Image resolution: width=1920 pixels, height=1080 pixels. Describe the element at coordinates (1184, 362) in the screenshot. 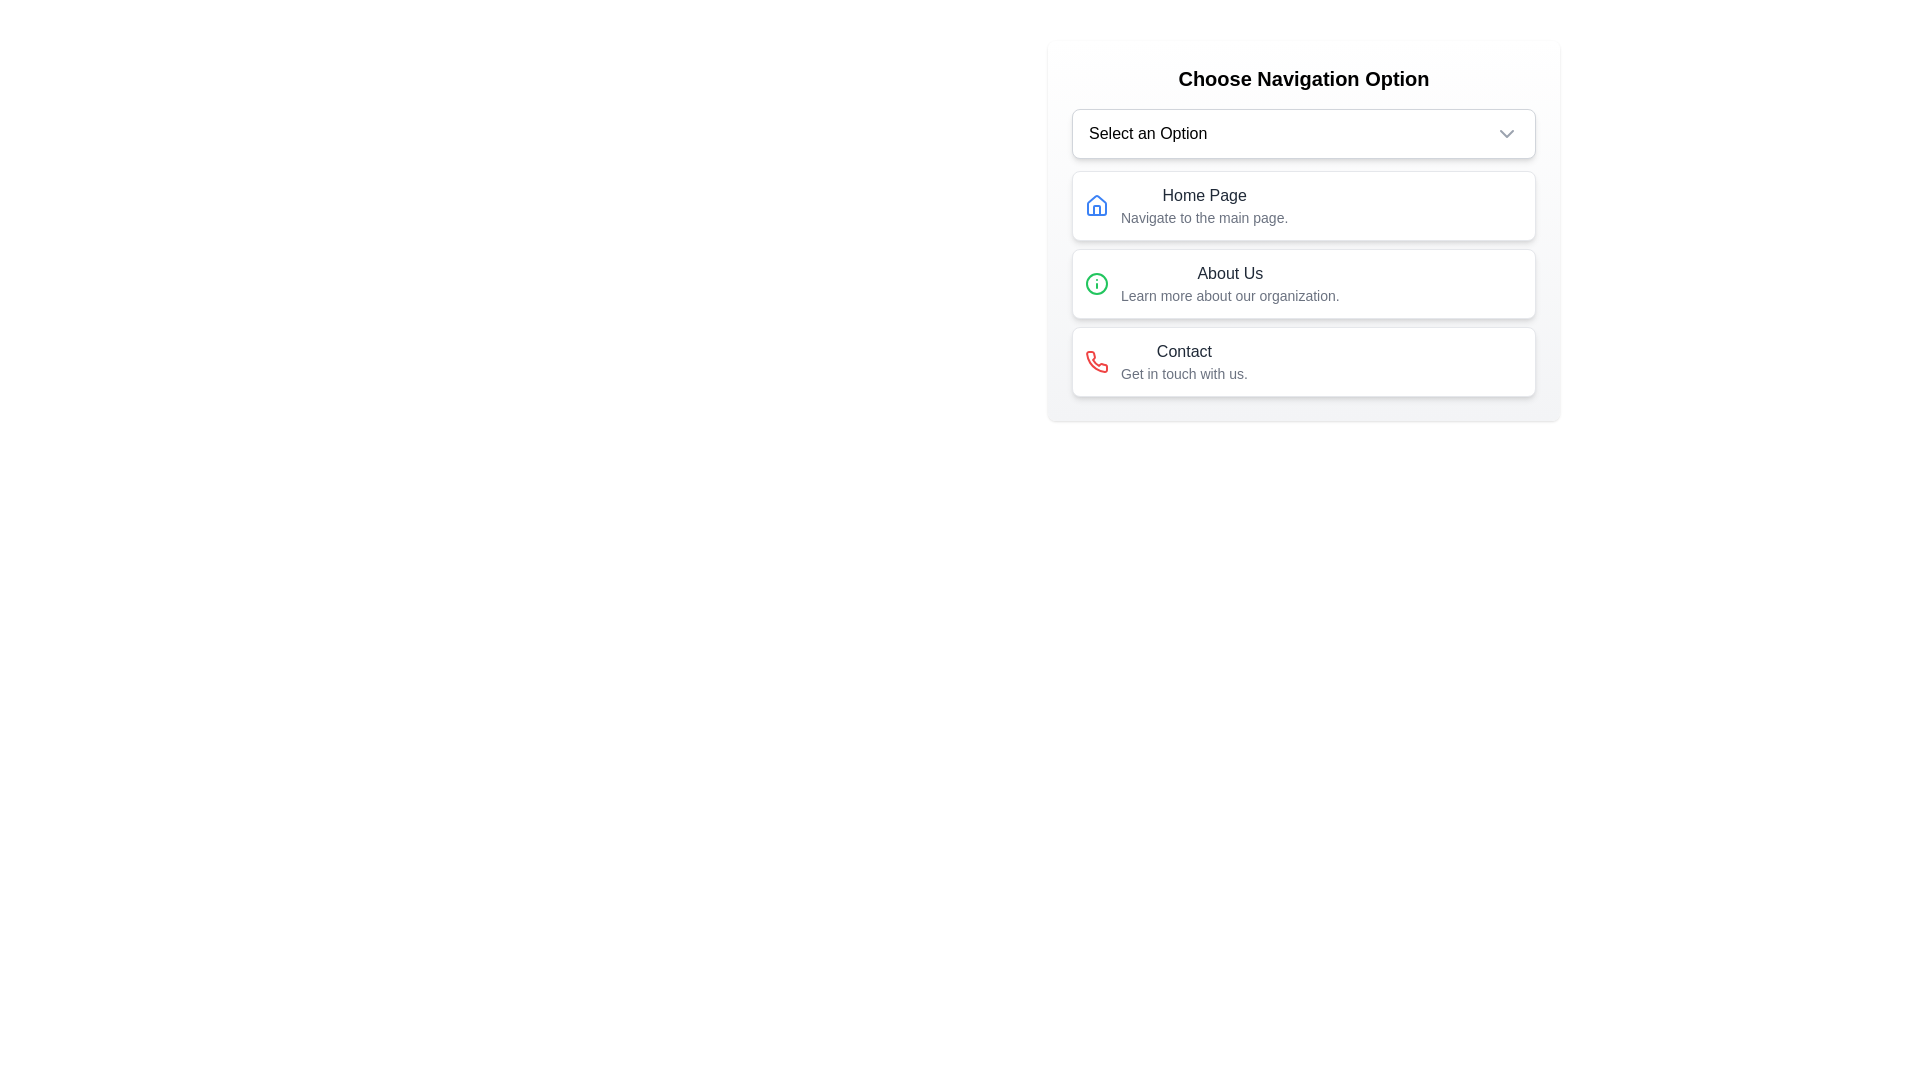

I see `the text block that serves as a clickable label for contacting the organization, located as the third item in the 'Choose Navigation Option' list within a white card-like section` at that location.